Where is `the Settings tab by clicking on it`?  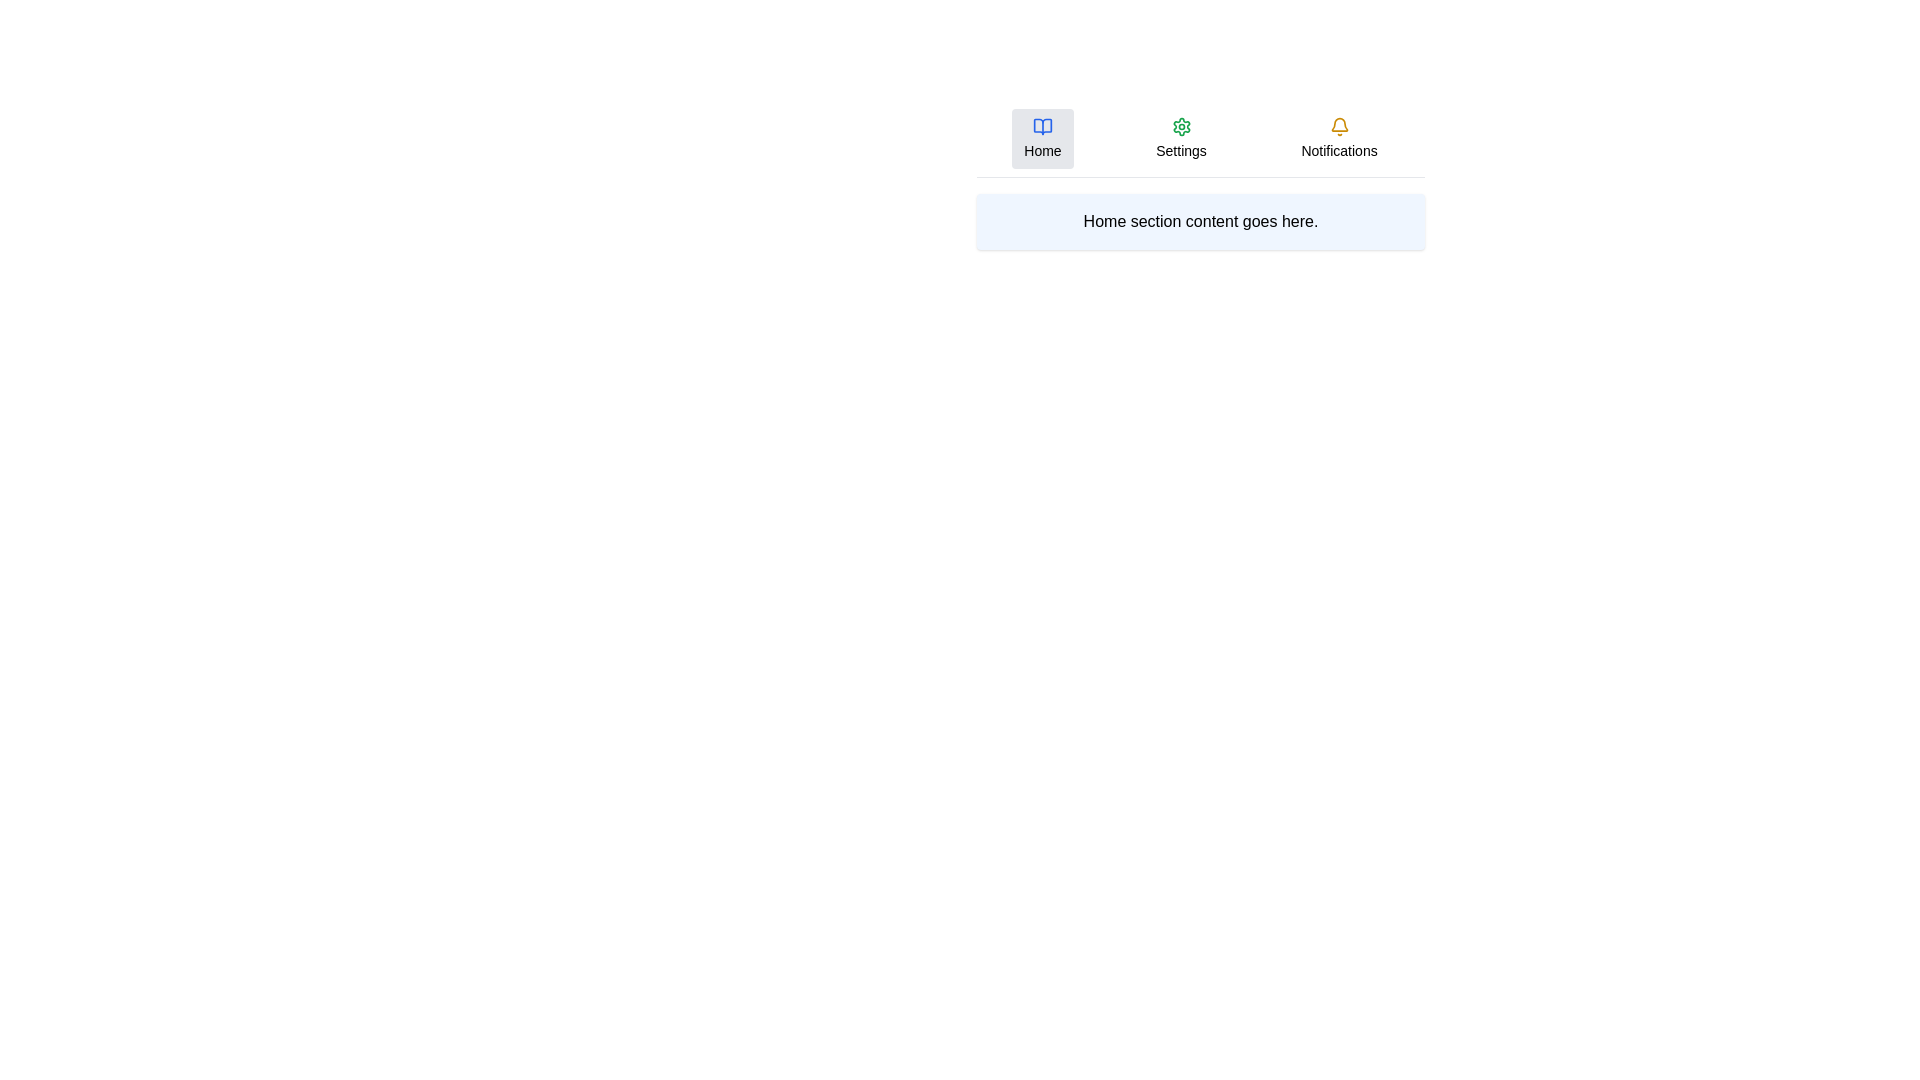 the Settings tab by clicking on it is located at coordinates (1181, 137).